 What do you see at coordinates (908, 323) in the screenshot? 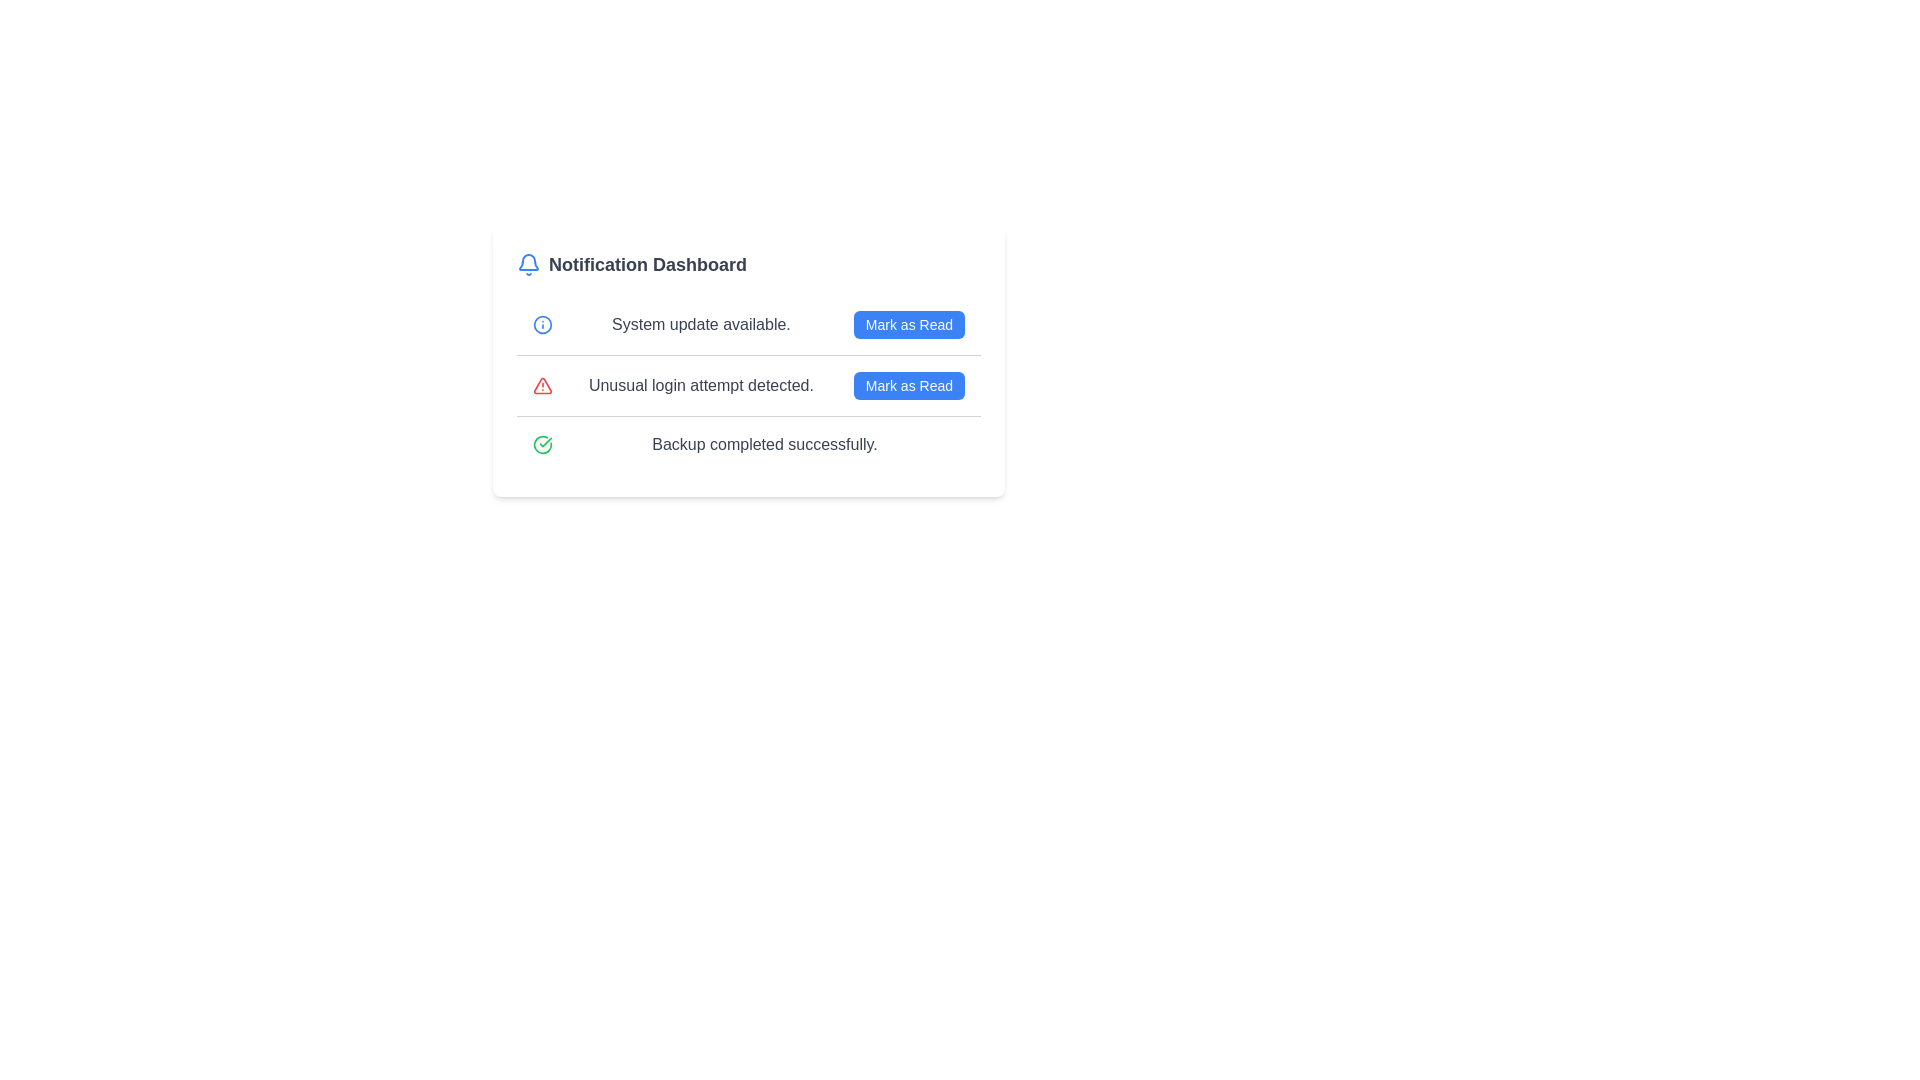
I see `the button located to the right of the text 'System update available.' to mark the notification as read` at bounding box center [908, 323].